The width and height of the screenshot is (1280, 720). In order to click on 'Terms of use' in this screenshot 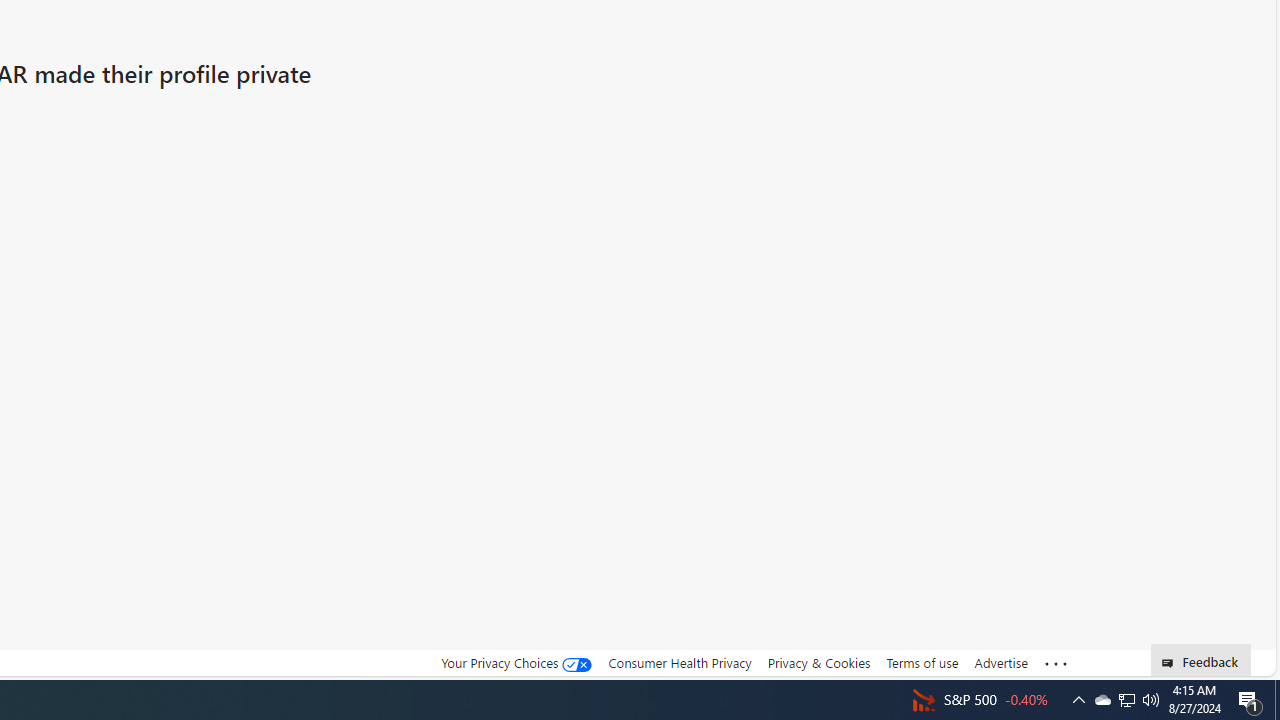, I will do `click(921, 662)`.